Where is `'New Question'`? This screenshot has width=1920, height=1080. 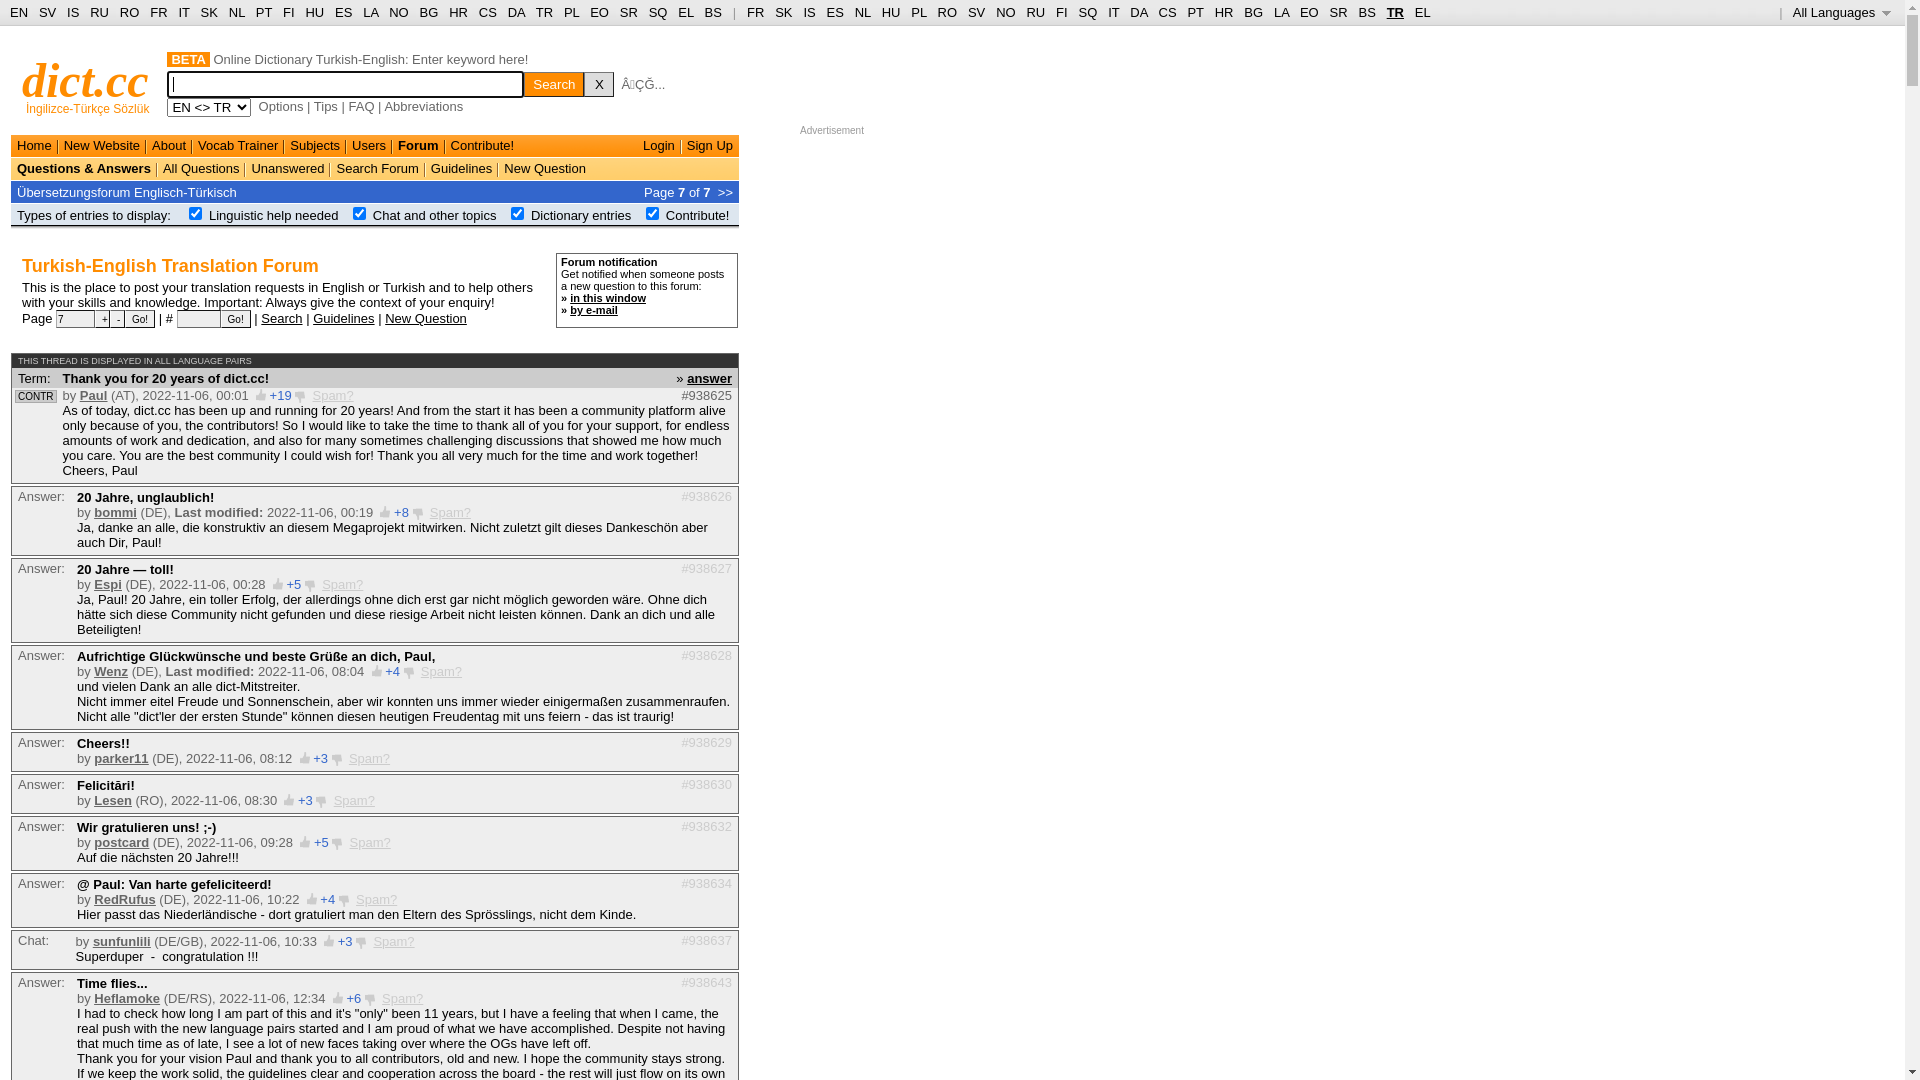
'New Question' is located at coordinates (425, 316).